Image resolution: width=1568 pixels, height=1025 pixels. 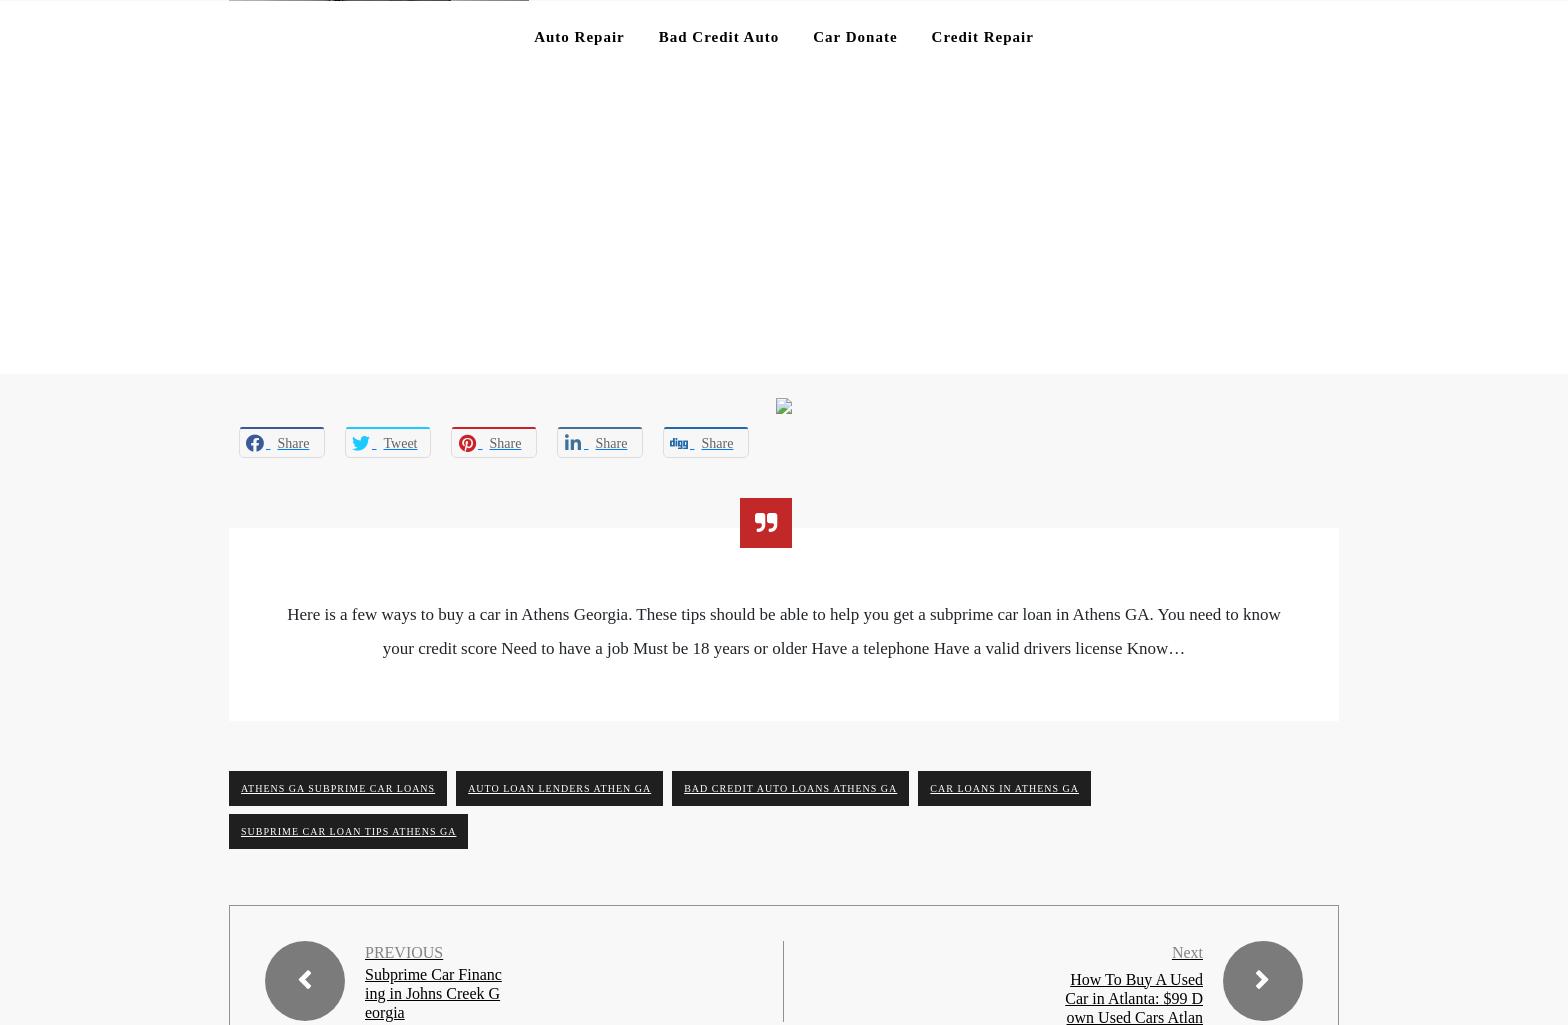 What do you see at coordinates (582, 990) in the screenshot?
I see `'Copyright ©2023 99 Dollar Car Payments. All rights reserved.'` at bounding box center [582, 990].